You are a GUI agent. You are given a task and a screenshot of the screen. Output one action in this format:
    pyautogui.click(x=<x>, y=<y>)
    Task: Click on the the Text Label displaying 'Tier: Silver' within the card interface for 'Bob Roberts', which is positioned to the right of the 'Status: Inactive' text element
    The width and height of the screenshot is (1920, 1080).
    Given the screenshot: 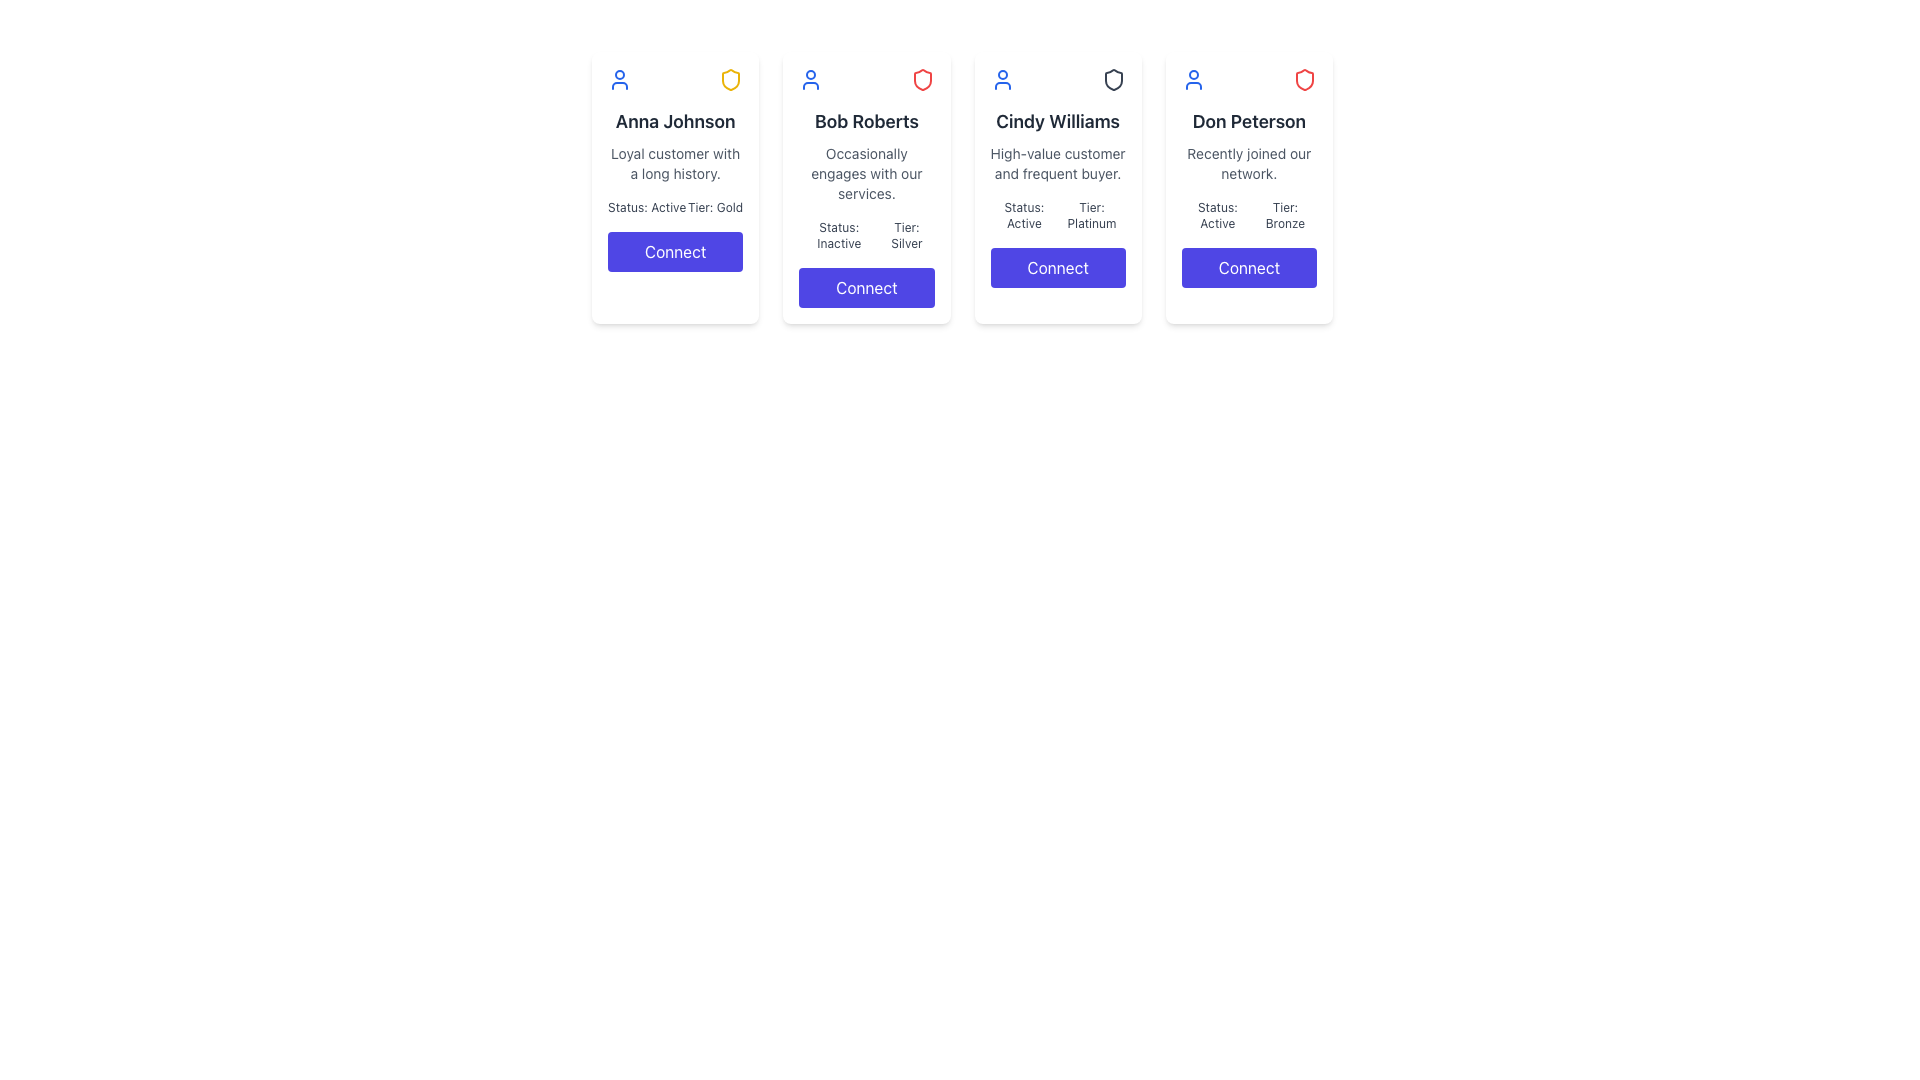 What is the action you would take?
    pyautogui.click(x=905, y=234)
    